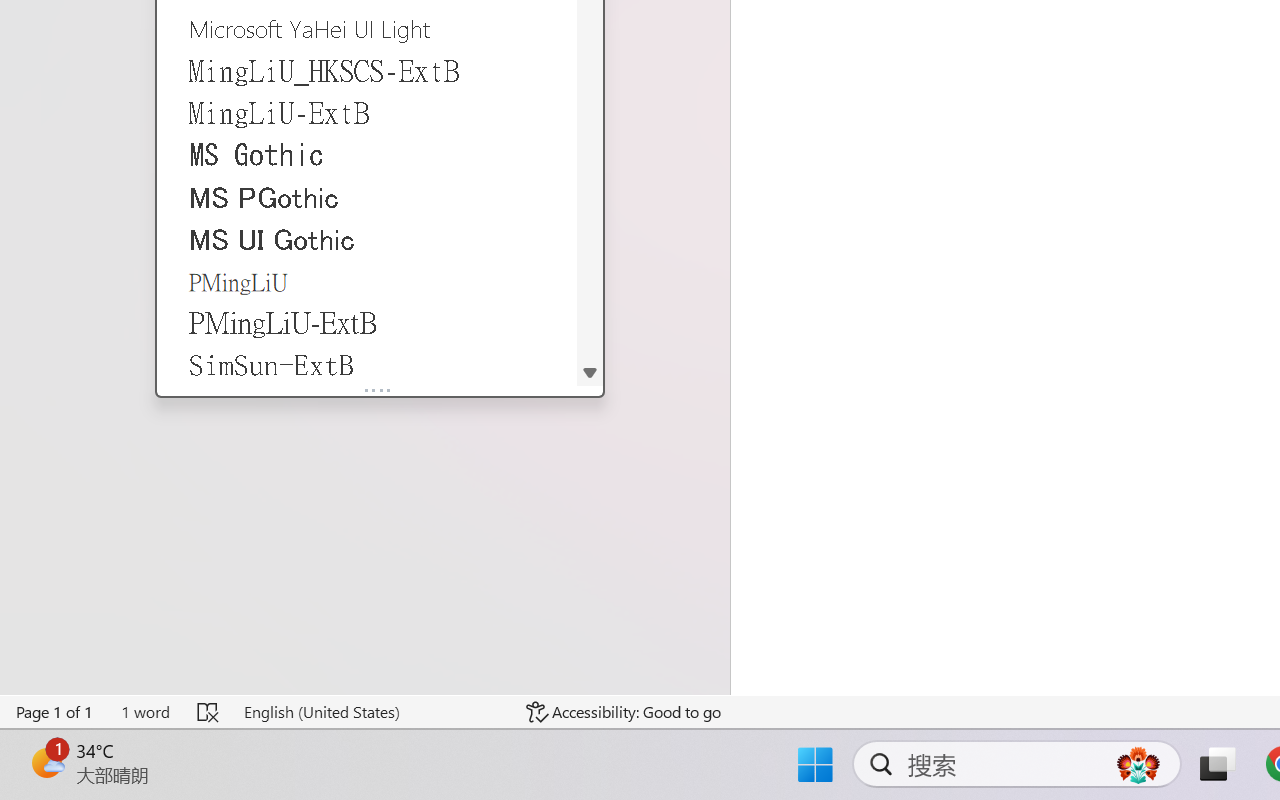 This screenshot has height=800, width=1280. I want to click on 'Line down', so click(589, 371).